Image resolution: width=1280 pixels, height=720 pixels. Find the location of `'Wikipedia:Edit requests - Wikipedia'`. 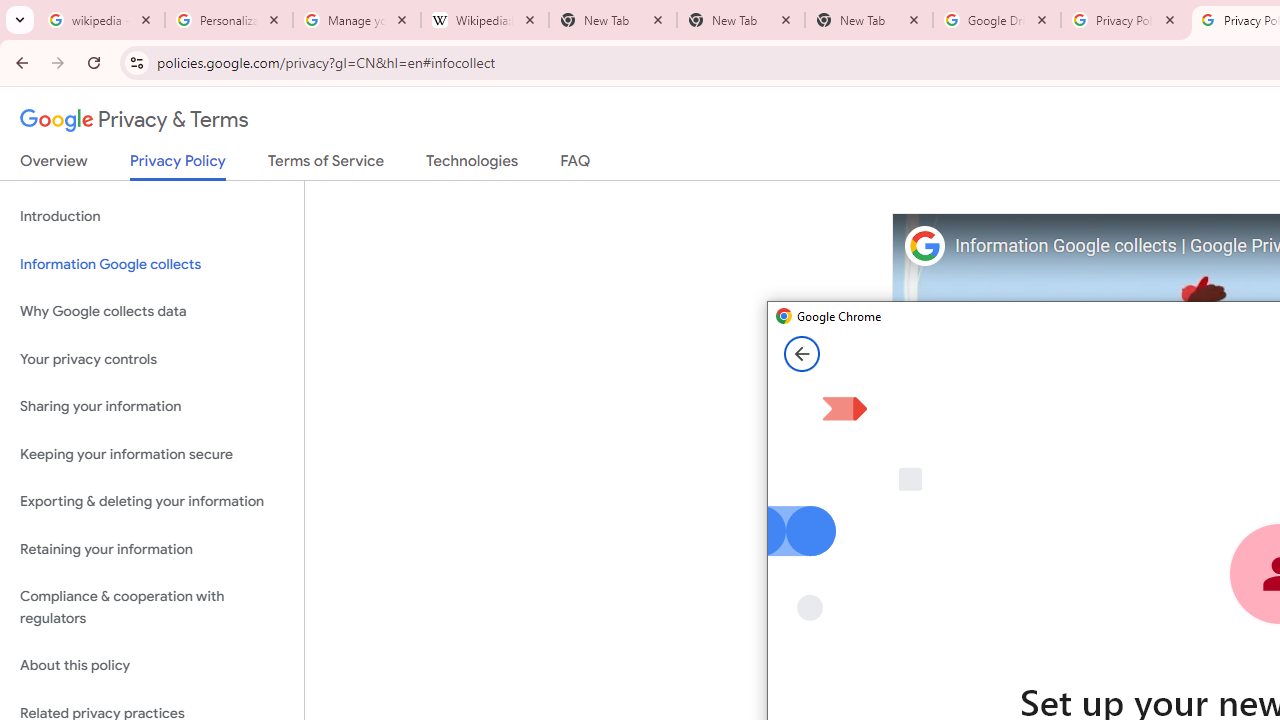

'Wikipedia:Edit requests - Wikipedia' is located at coordinates (485, 20).